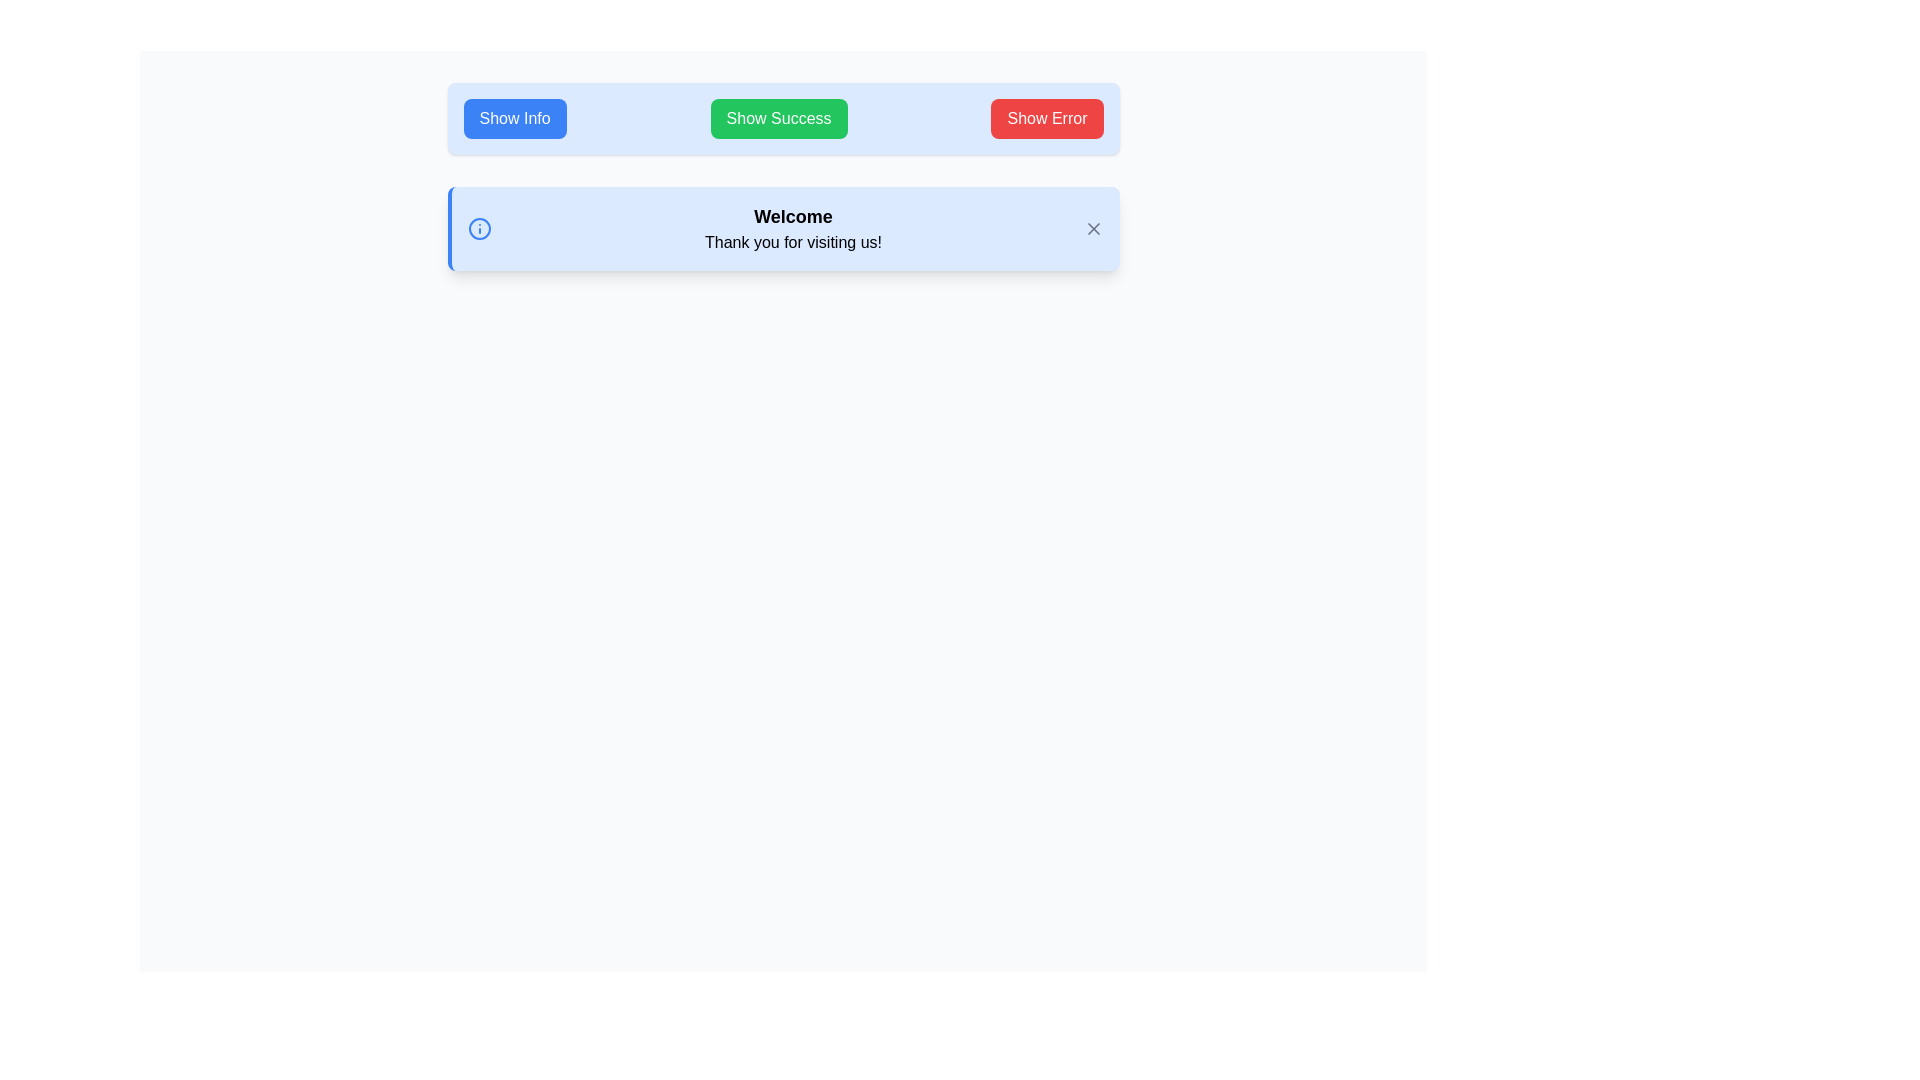 This screenshot has height=1080, width=1920. What do you see at coordinates (778, 119) in the screenshot?
I see `the rectangular button with a green background and white text reading 'Show Success'` at bounding box center [778, 119].